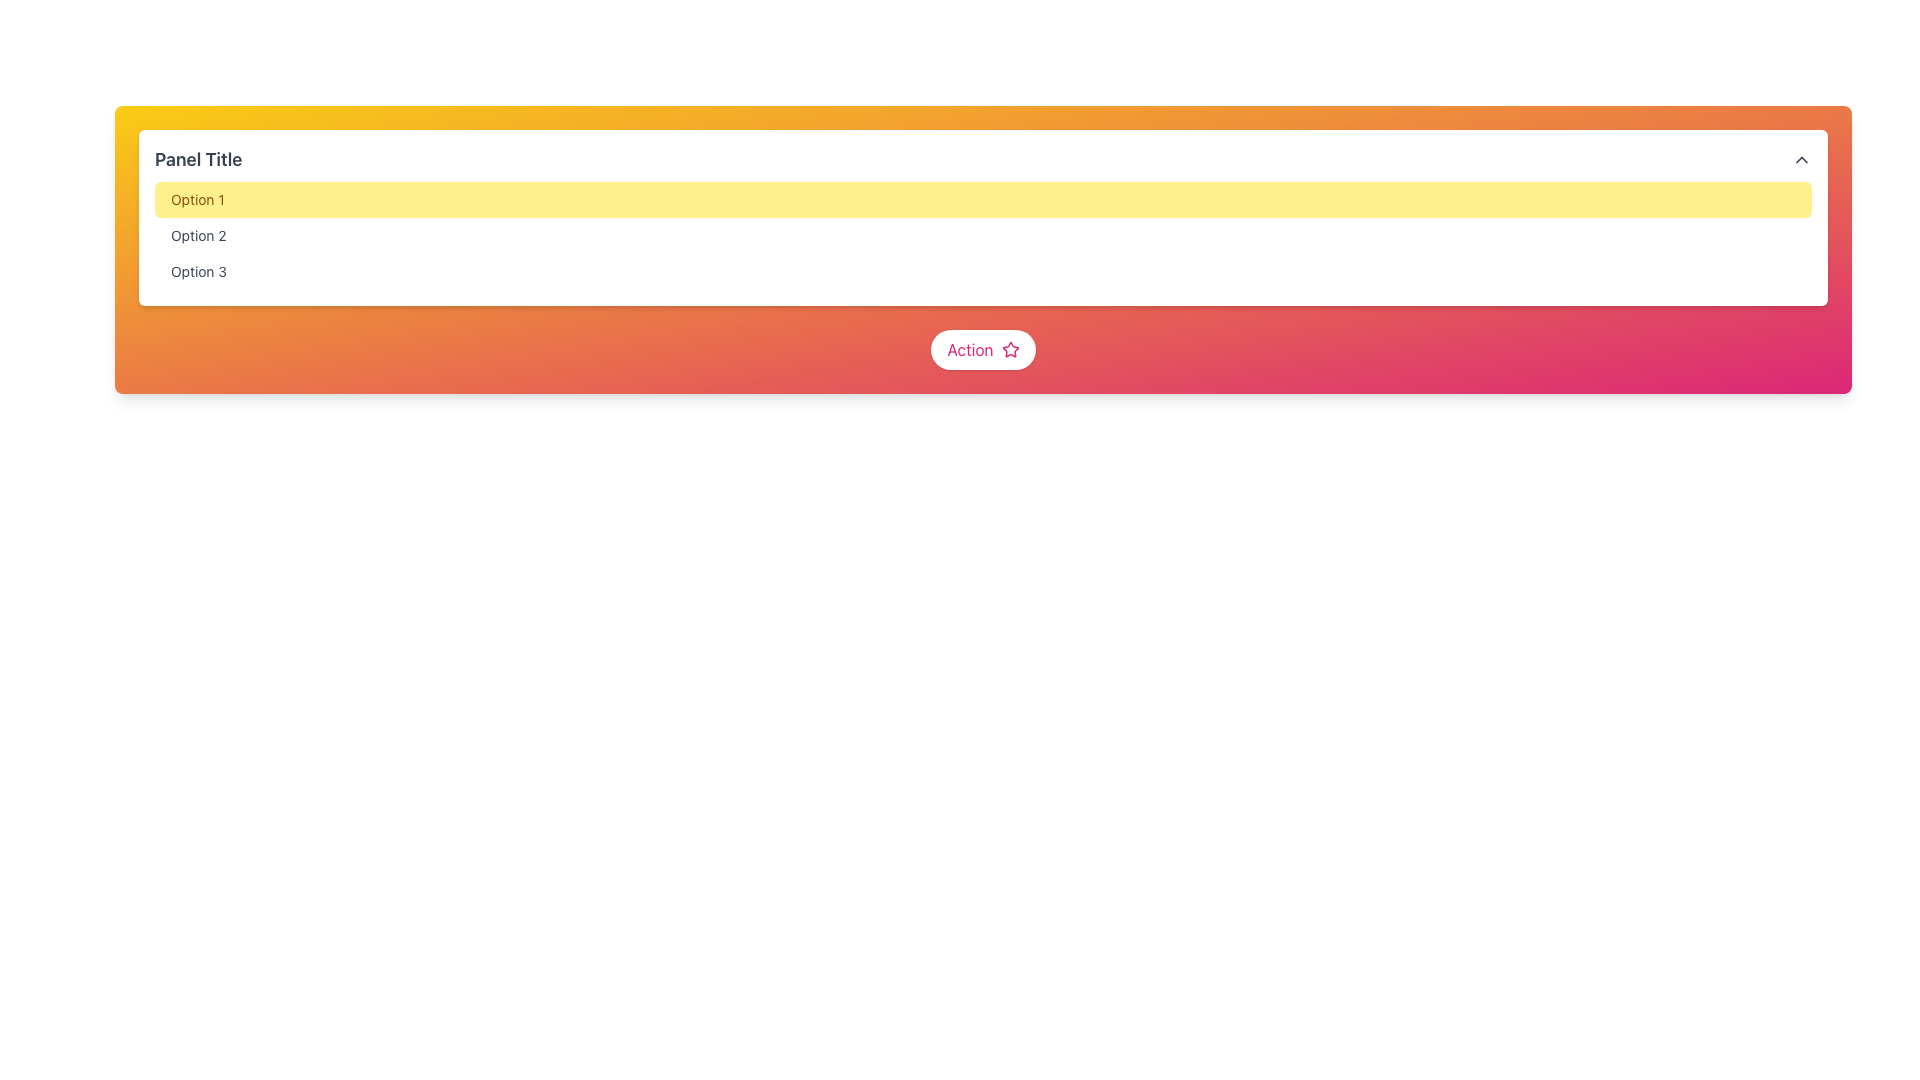 The height and width of the screenshot is (1080, 1920). Describe the element at coordinates (1801, 158) in the screenshot. I see `the Chevron Icon located at the top-right corner of the collapsible panel titled 'Panel Title'` at that location.